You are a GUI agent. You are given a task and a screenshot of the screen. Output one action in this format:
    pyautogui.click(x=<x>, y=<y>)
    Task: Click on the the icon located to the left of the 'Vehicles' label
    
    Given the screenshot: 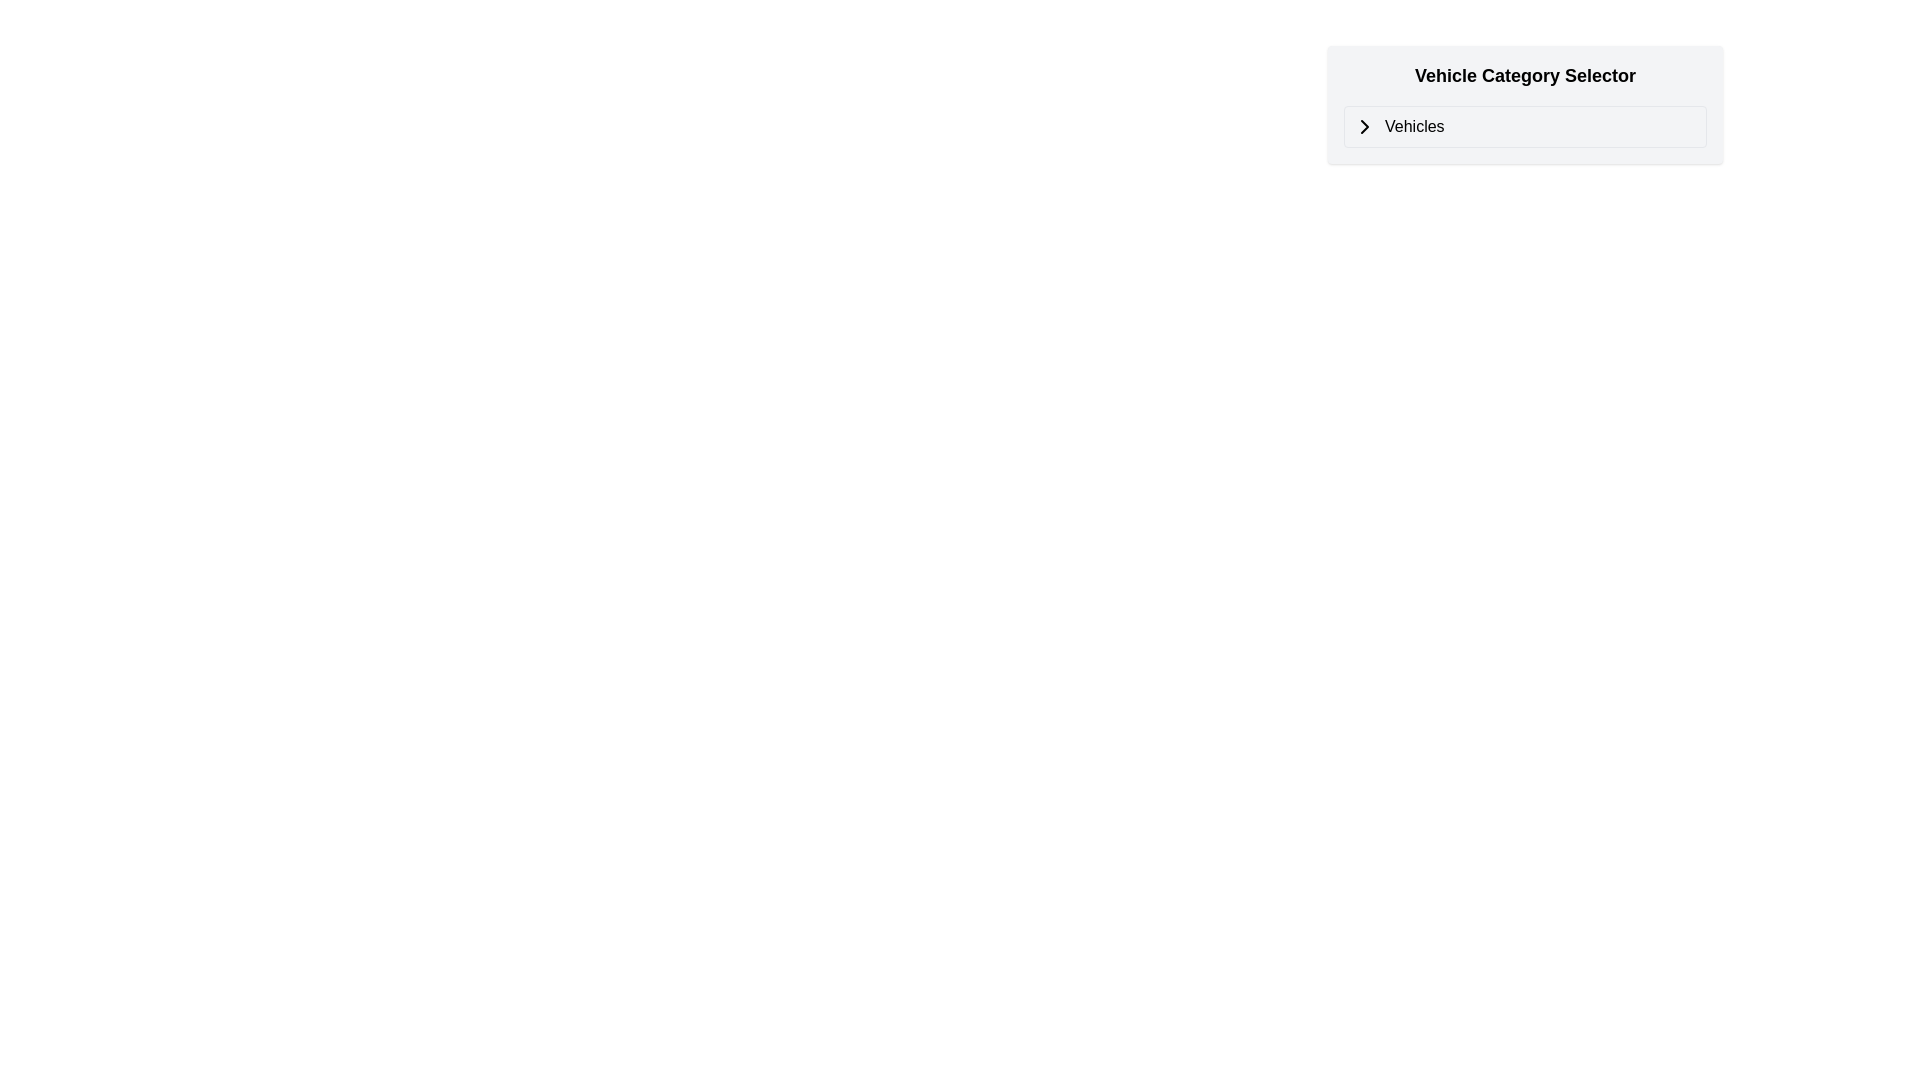 What is the action you would take?
    pyautogui.click(x=1363, y=127)
    